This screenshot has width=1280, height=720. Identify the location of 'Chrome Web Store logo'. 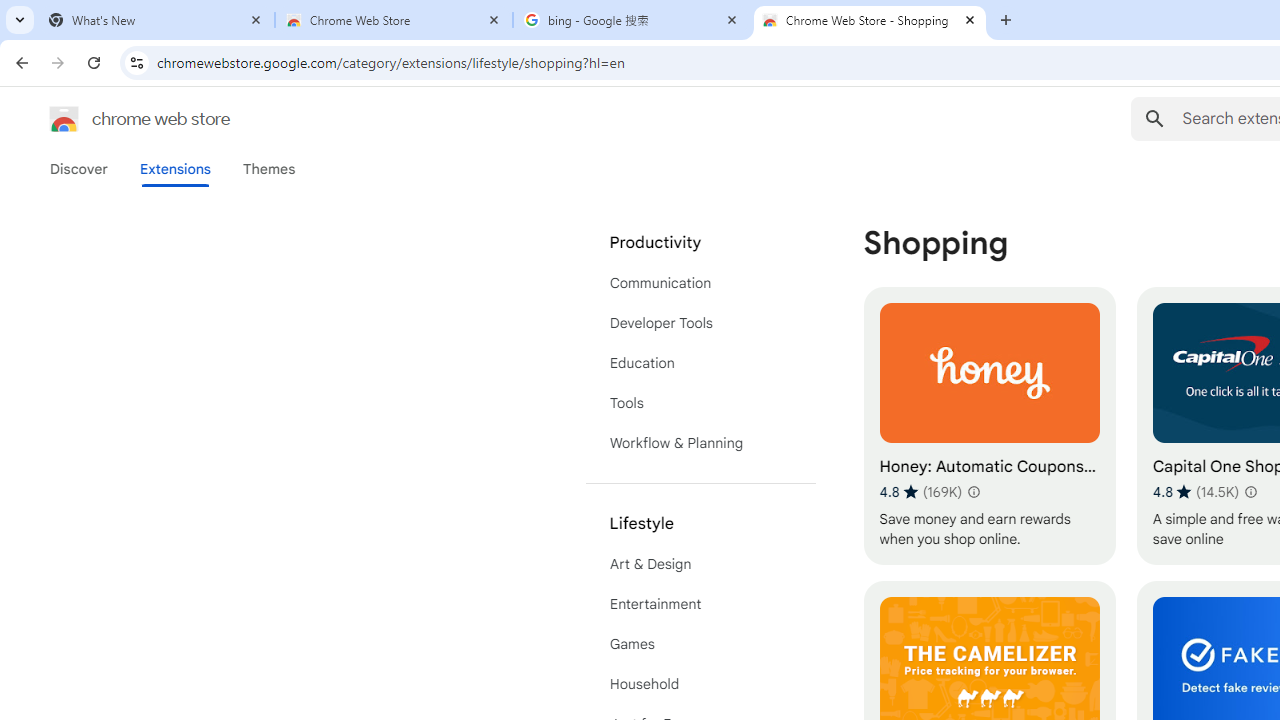
(64, 119).